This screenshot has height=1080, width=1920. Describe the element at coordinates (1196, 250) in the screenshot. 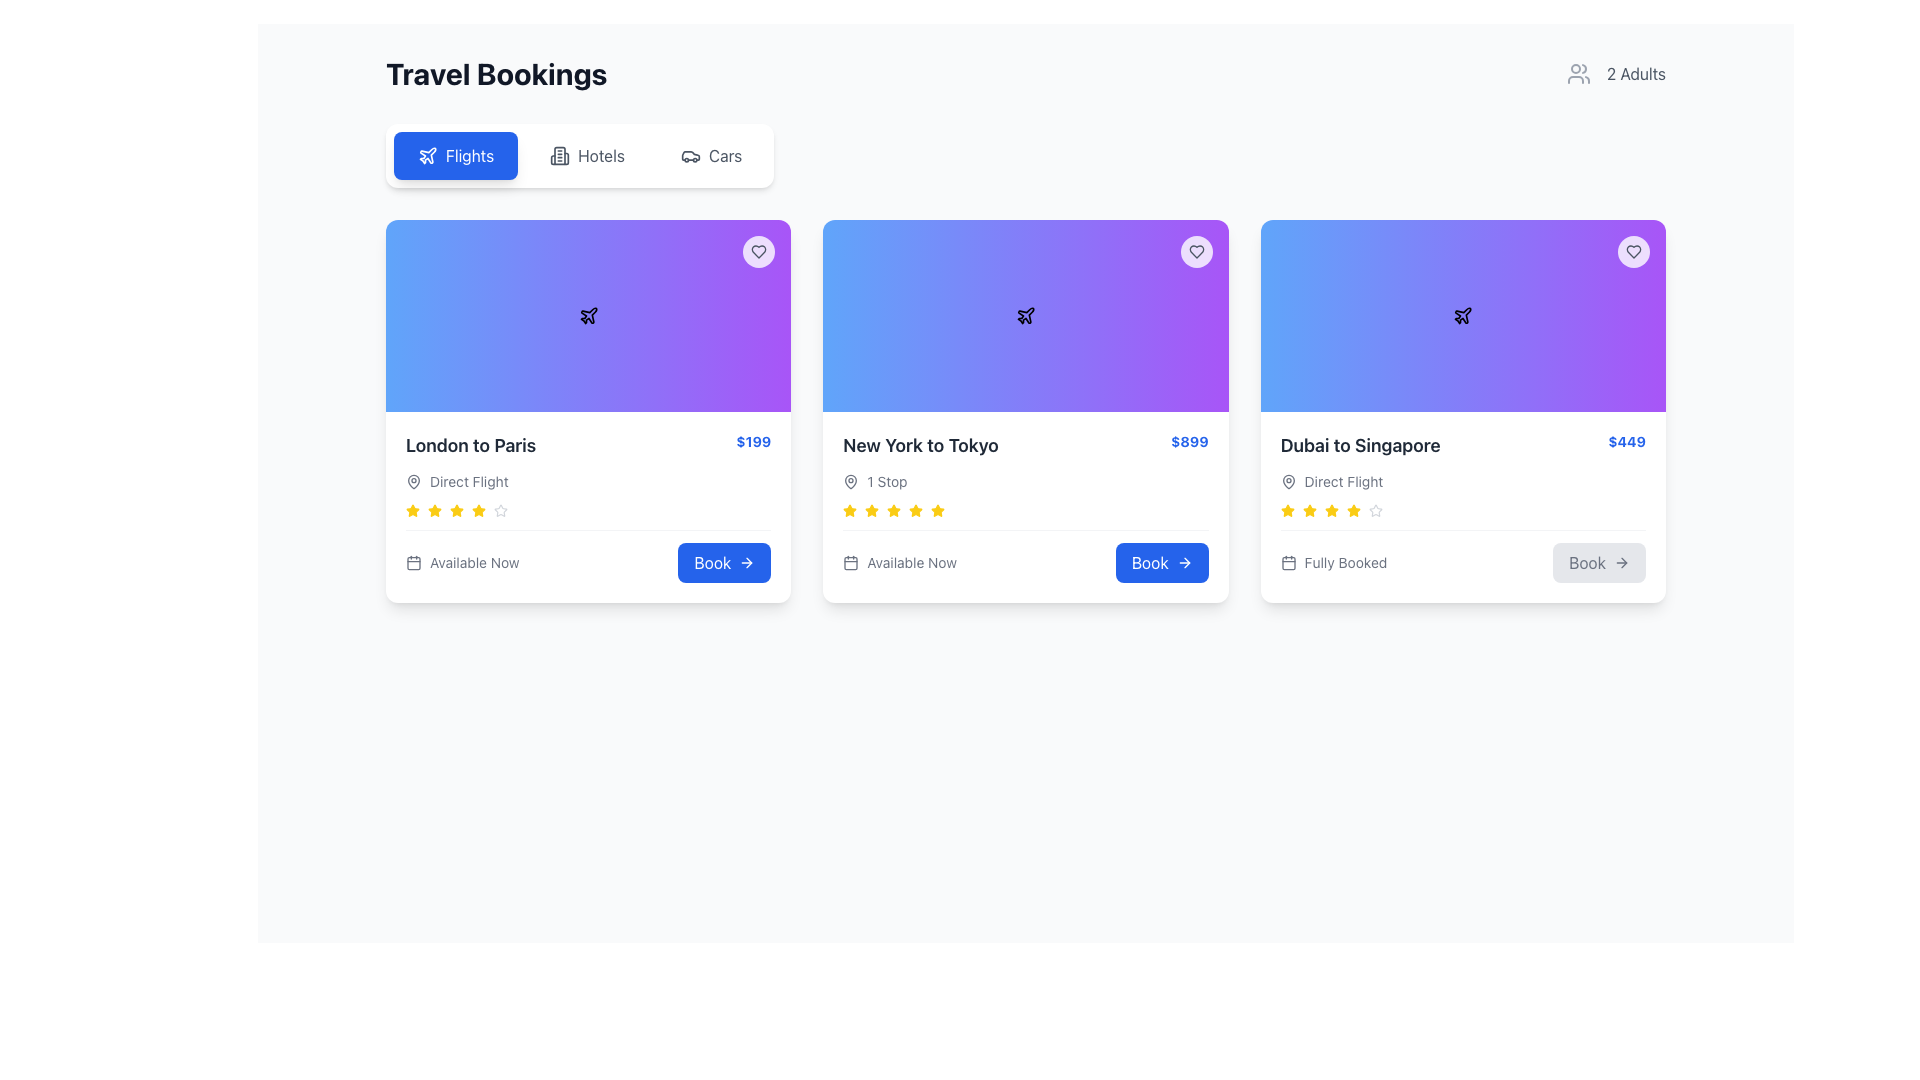

I see `the circular button with a heart icon located in the top-right corner of the 'New York` at that location.